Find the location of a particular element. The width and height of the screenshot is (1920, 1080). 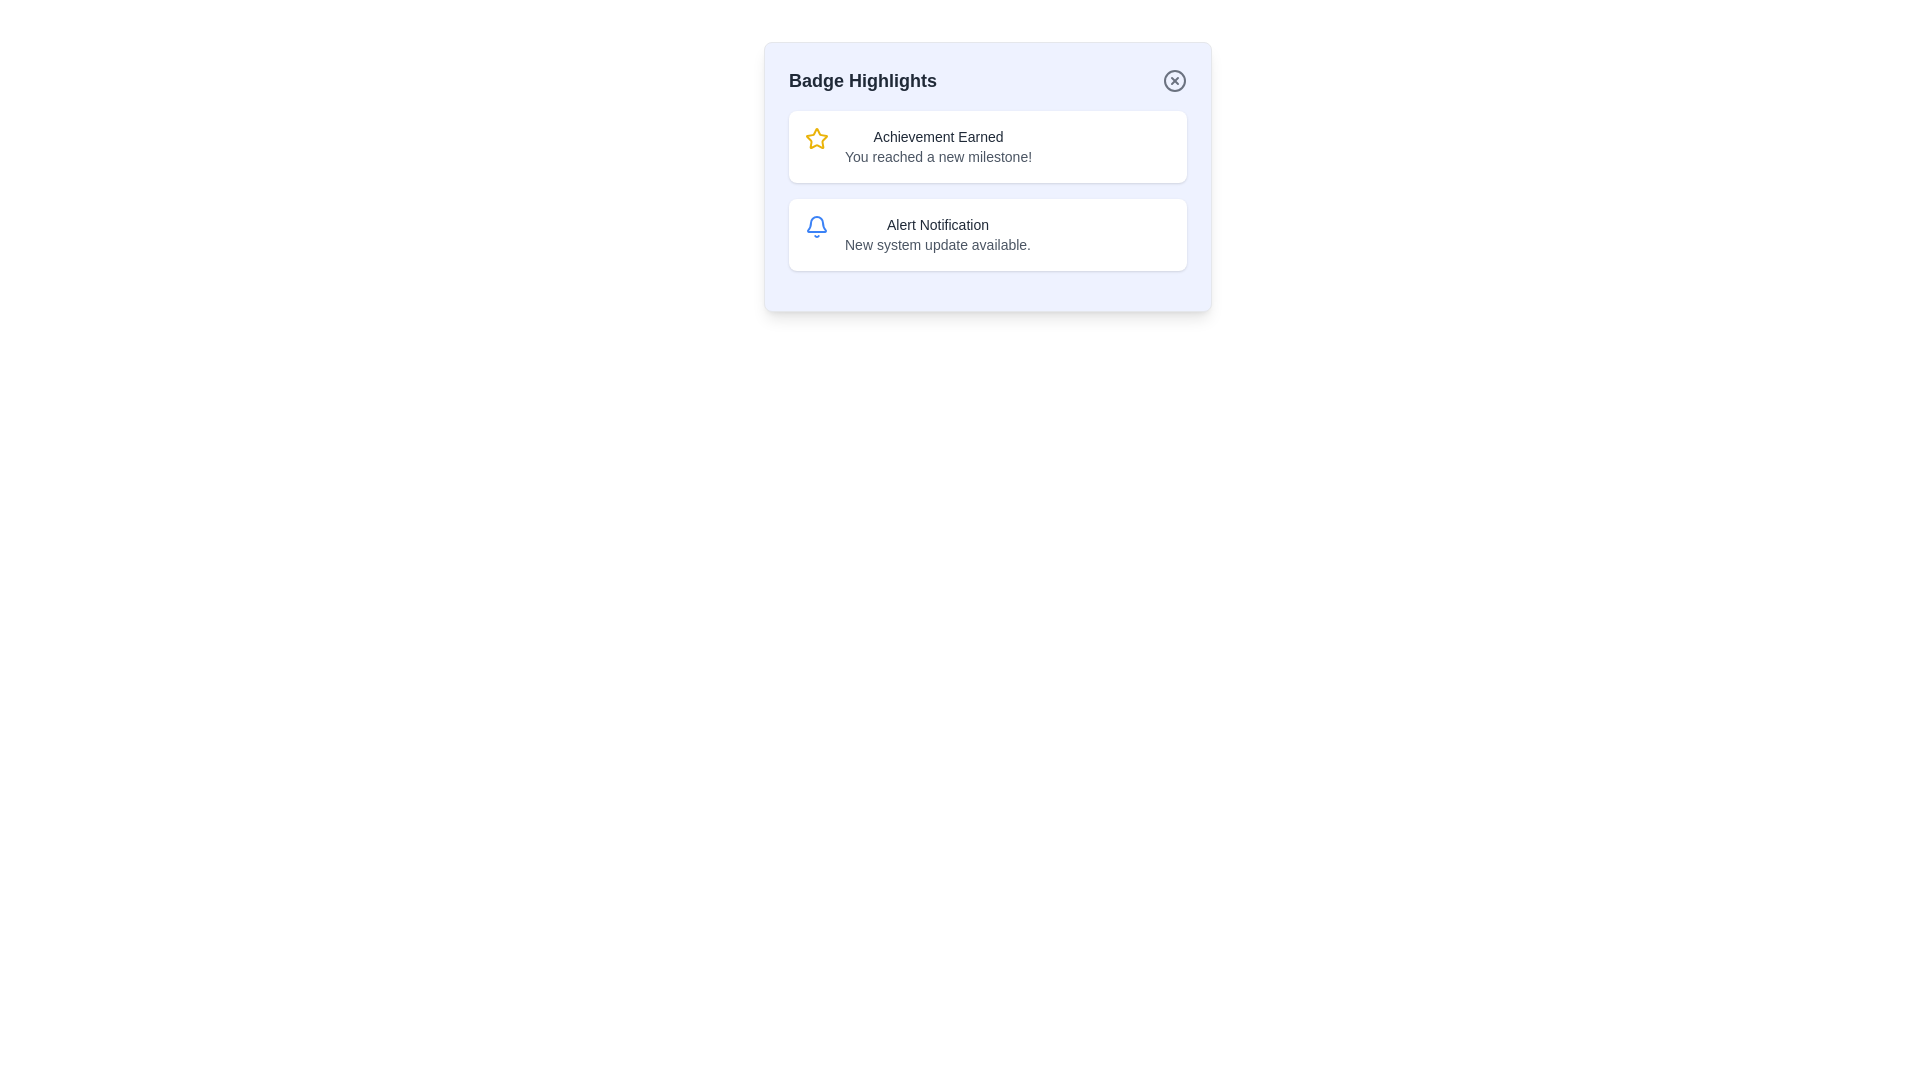

the Text label that provides additional details about the achievement notification, positioned just below 'Achievement Earned' is located at coordinates (937, 156).